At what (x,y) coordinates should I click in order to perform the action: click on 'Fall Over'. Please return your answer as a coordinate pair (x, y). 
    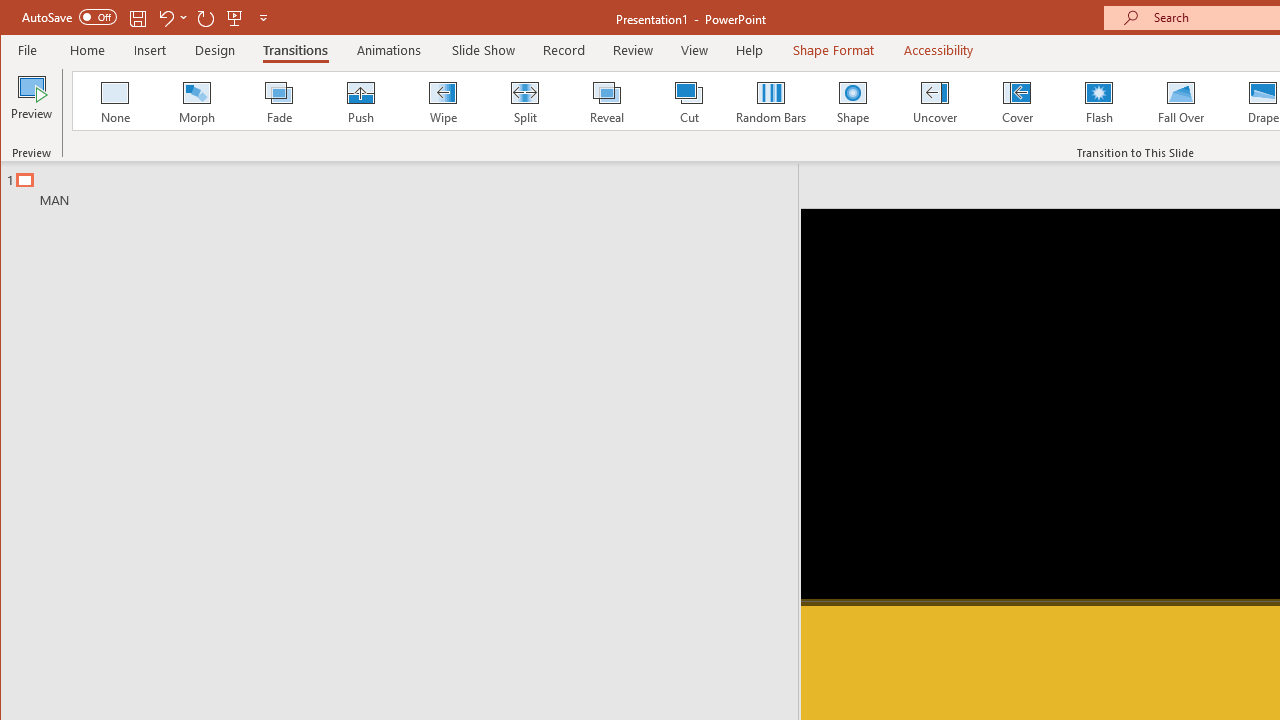
    Looking at the image, I should click on (1181, 100).